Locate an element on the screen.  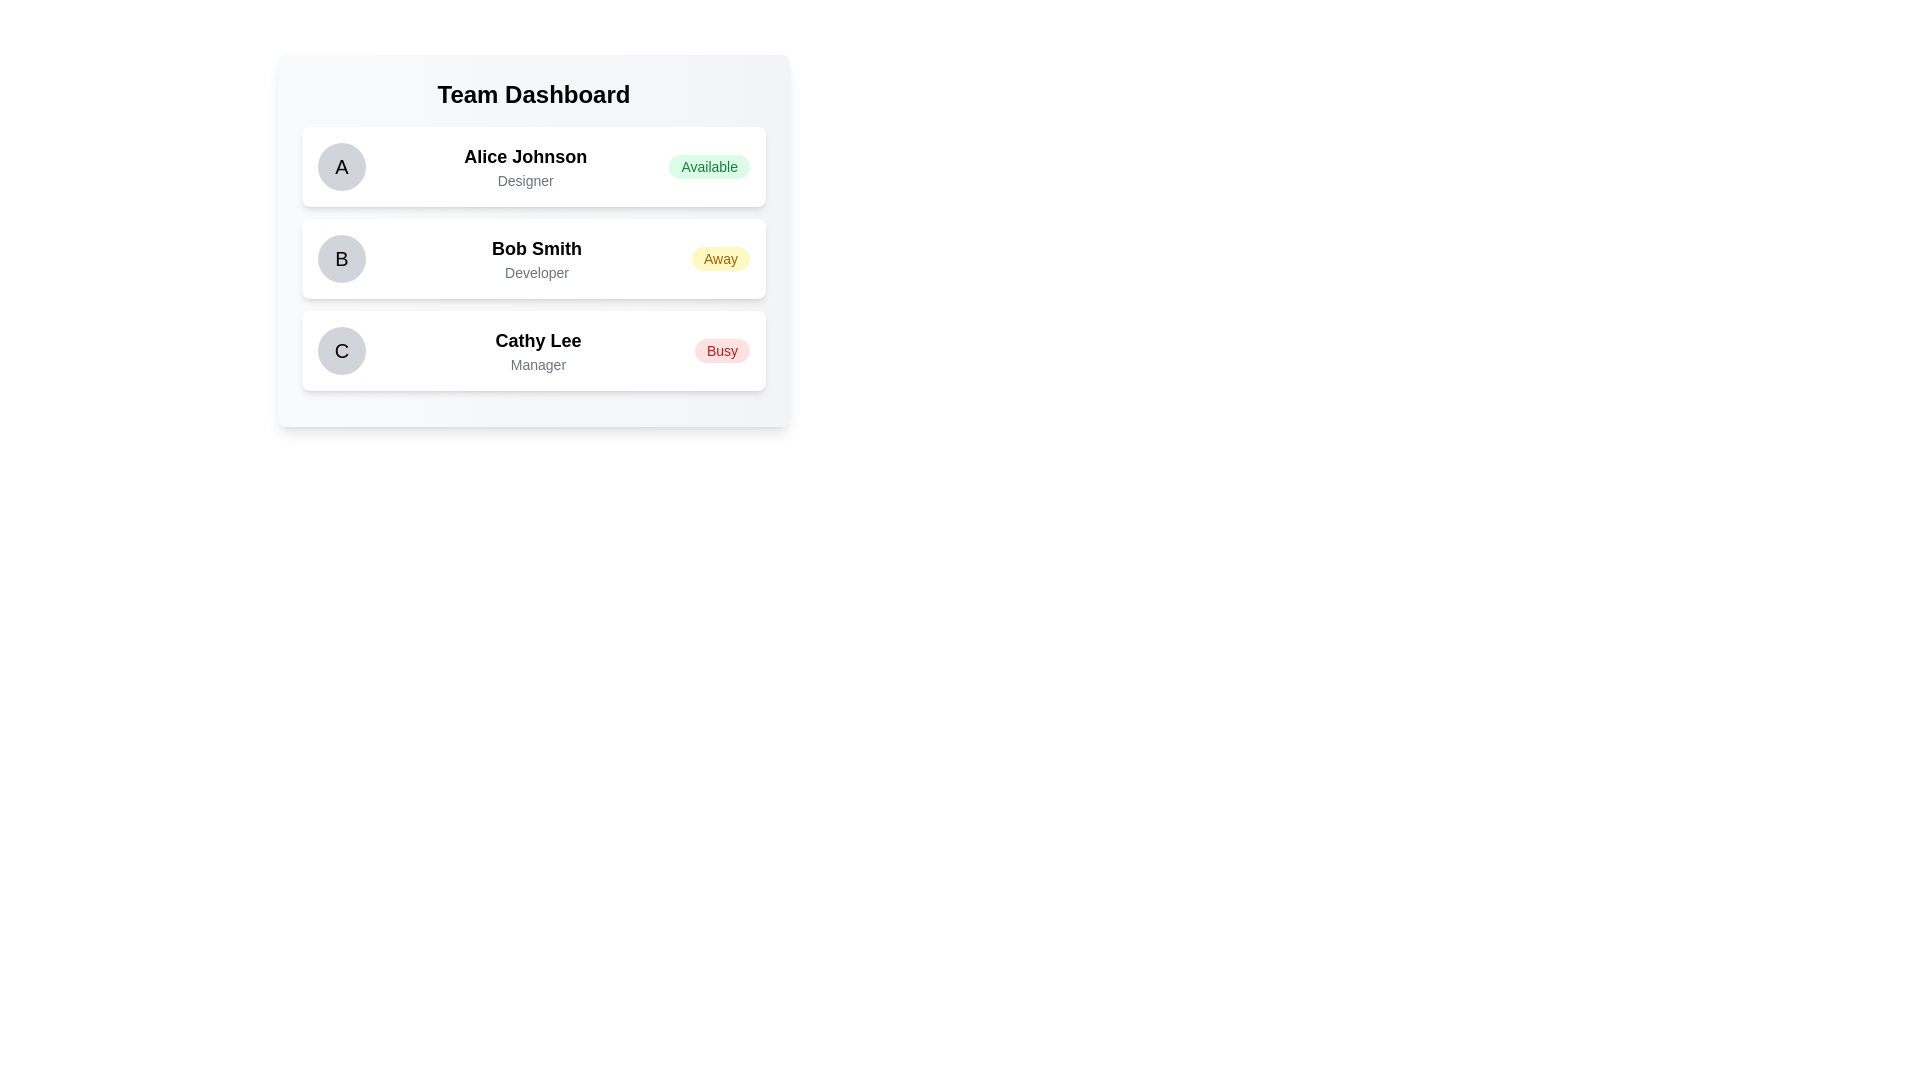
the static text label that indicates the role of 'Bob Smith', located directly below his name in the second card of the vertical list, within section 'B' is located at coordinates (537, 273).